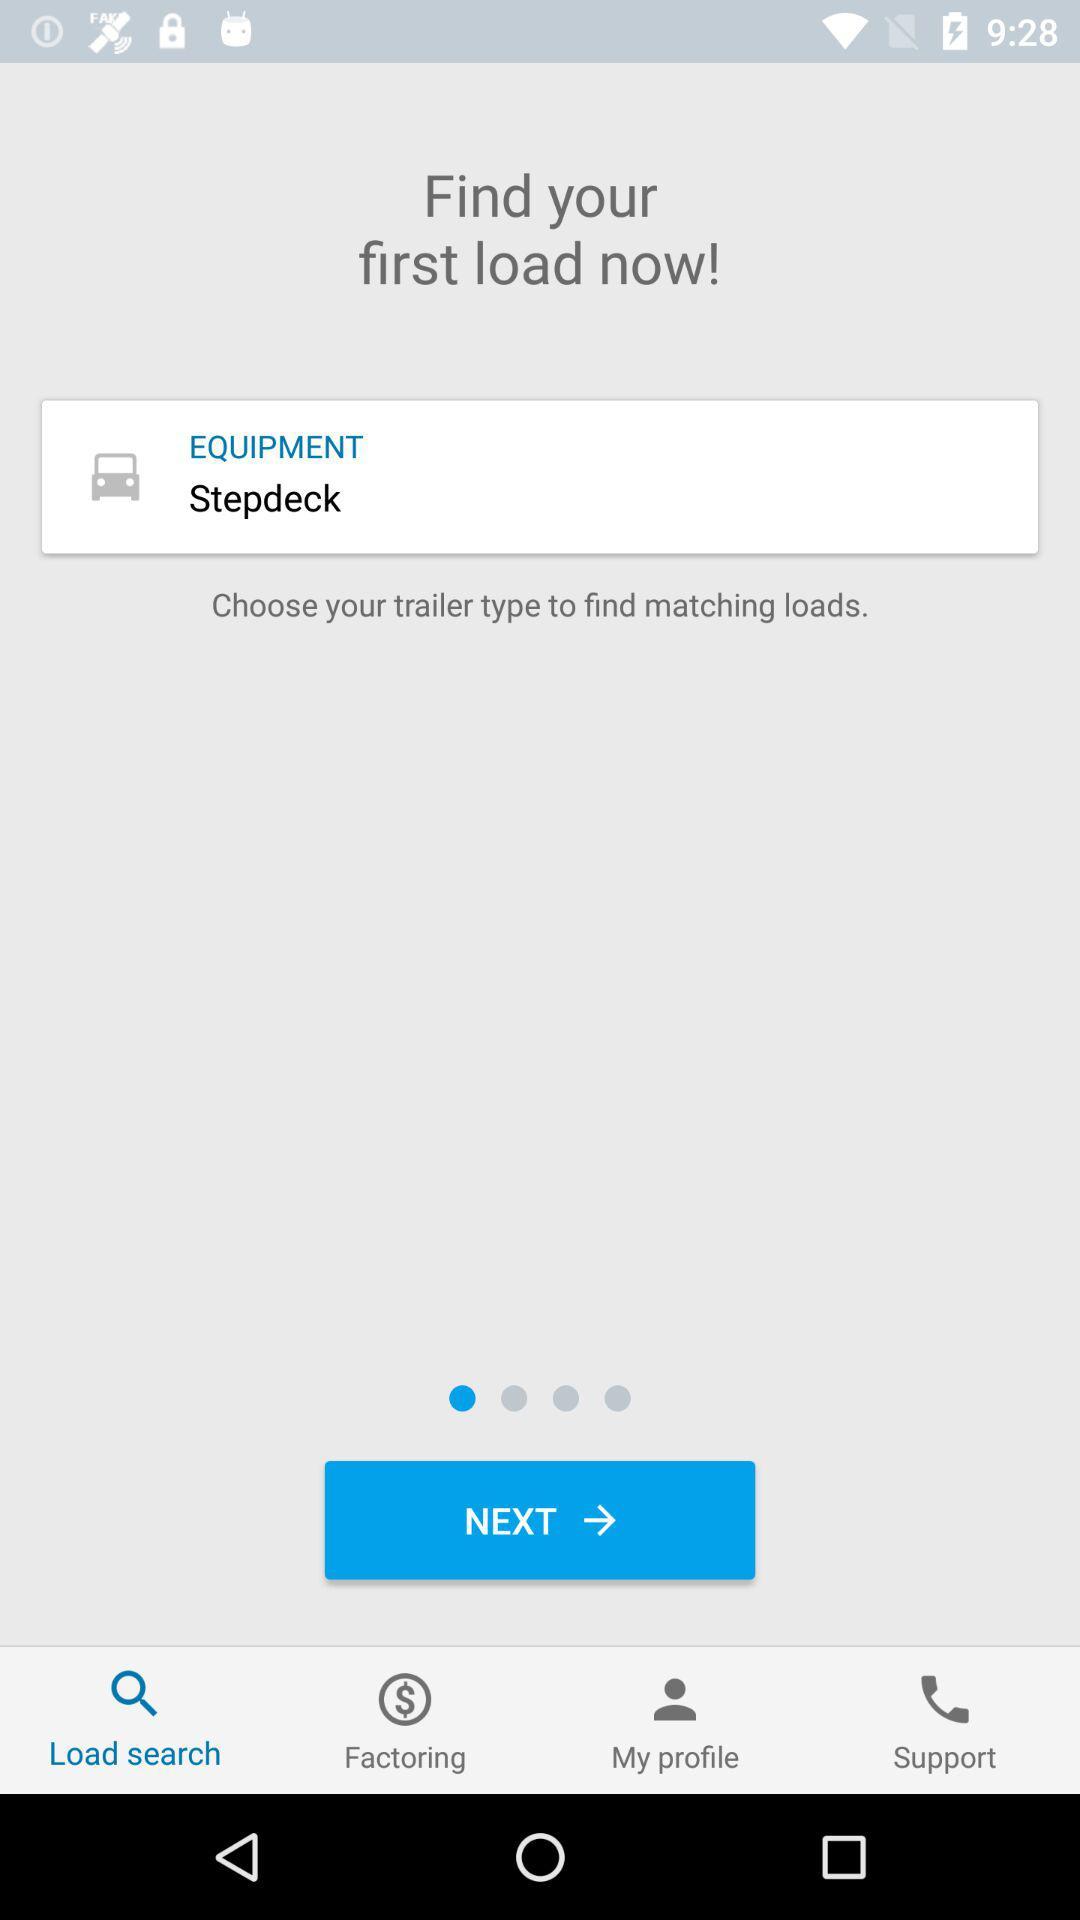 The height and width of the screenshot is (1920, 1080). I want to click on the item to the left of the support, so click(675, 1719).